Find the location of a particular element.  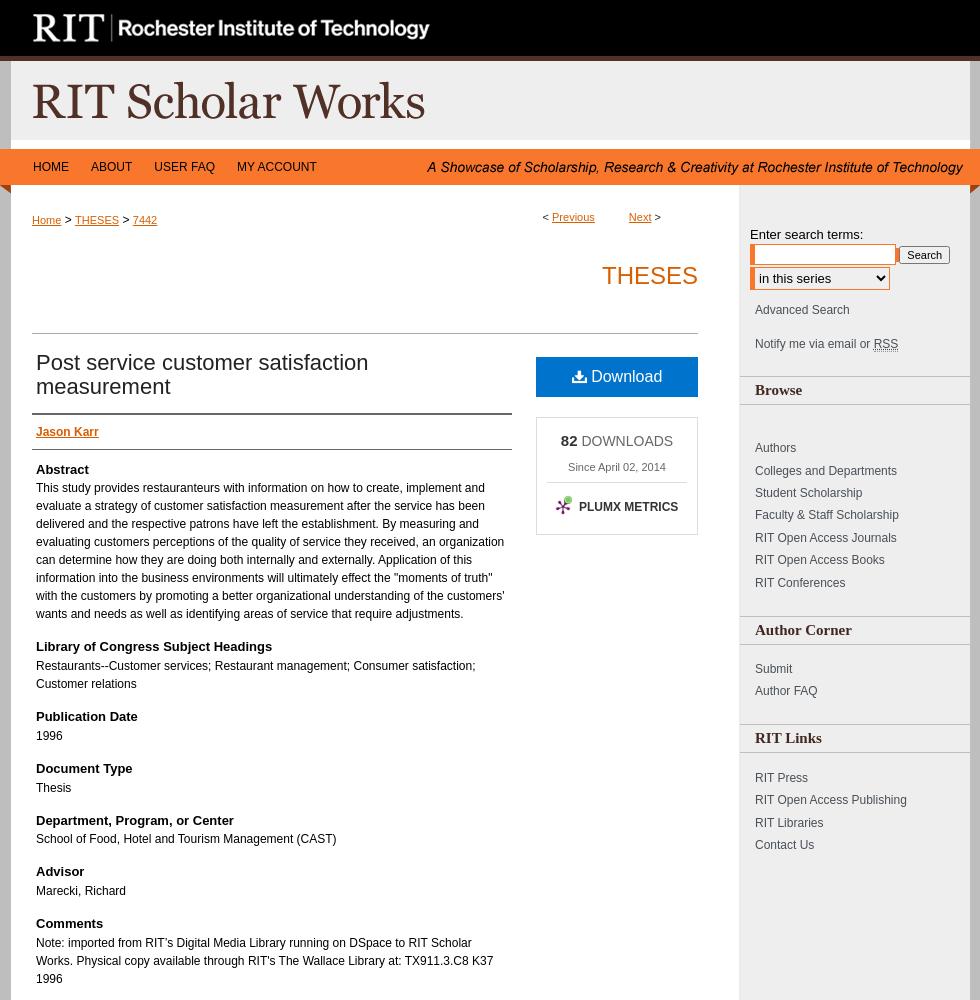

'Restaurants--Customer services; Restaurant management; Consumer satisfaction; Customer relations' is located at coordinates (255, 675).